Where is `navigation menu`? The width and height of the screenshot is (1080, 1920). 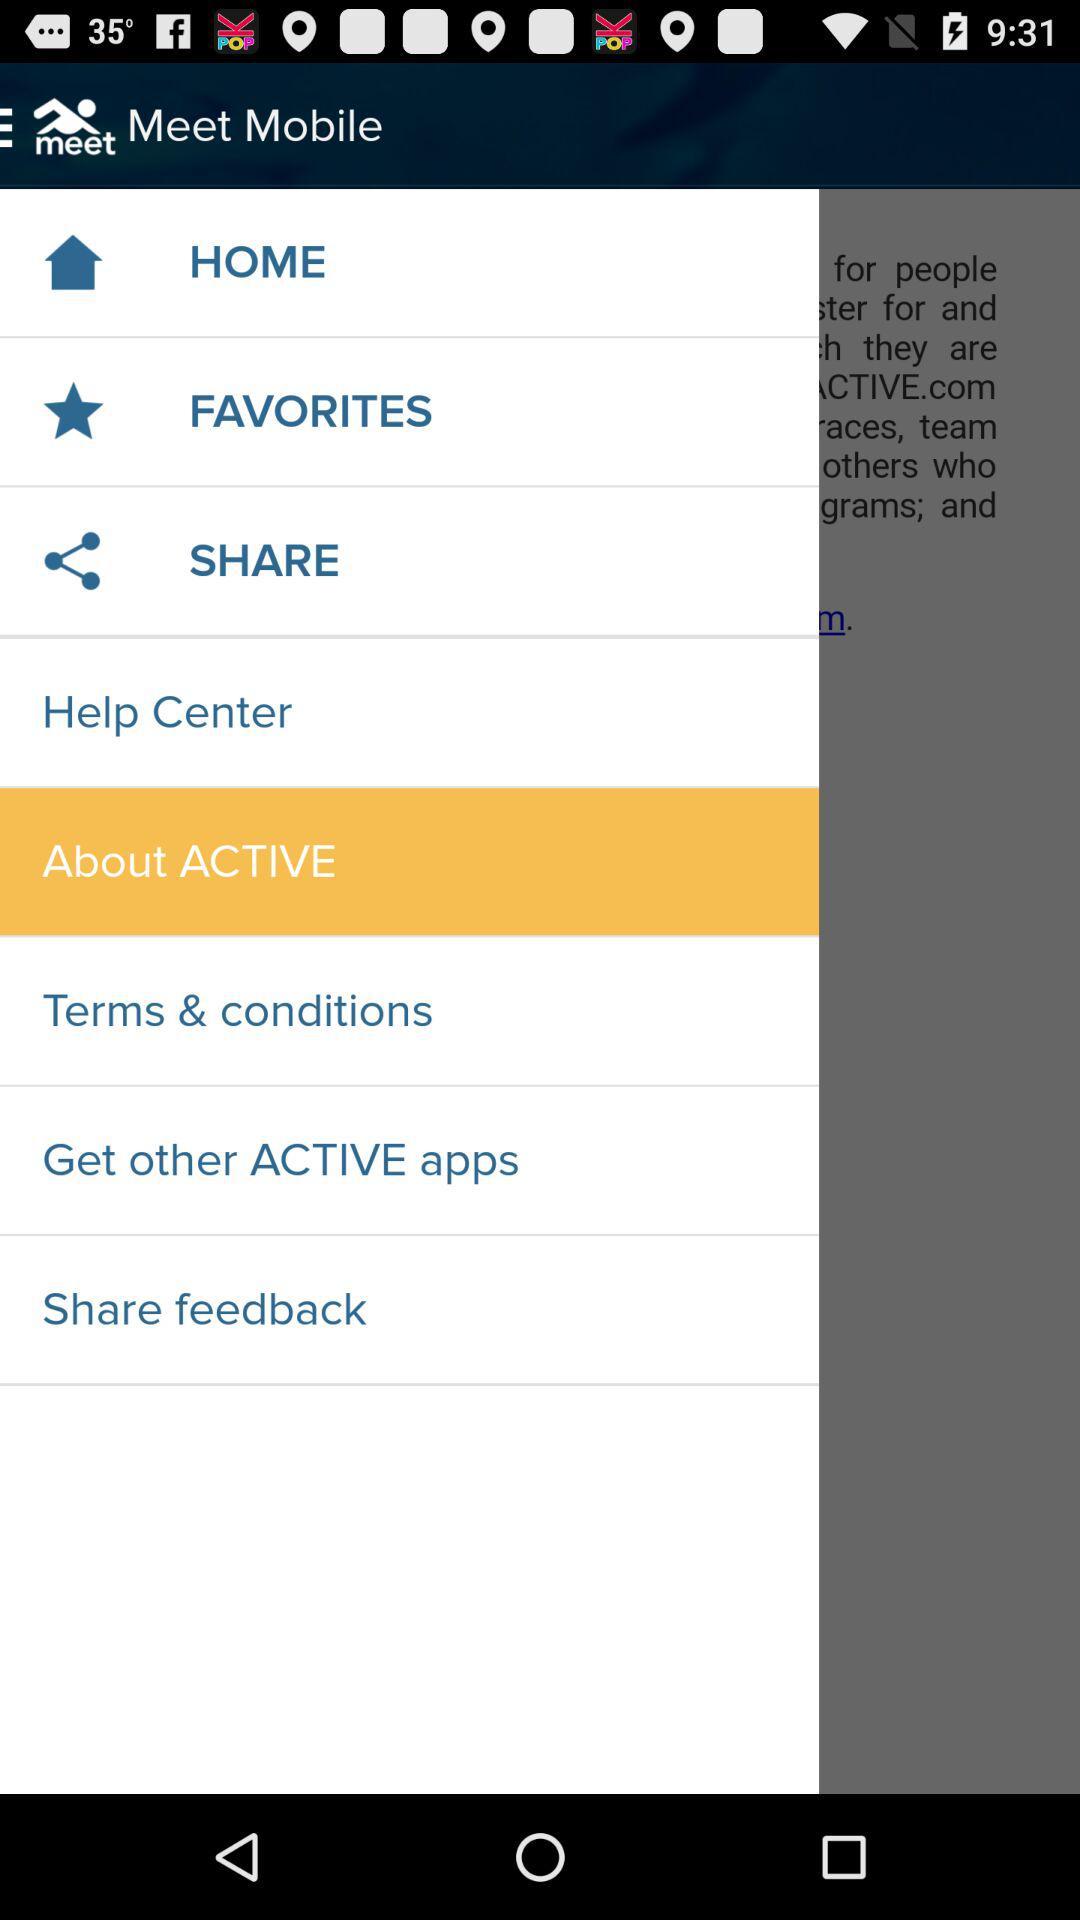 navigation menu is located at coordinates (540, 991).